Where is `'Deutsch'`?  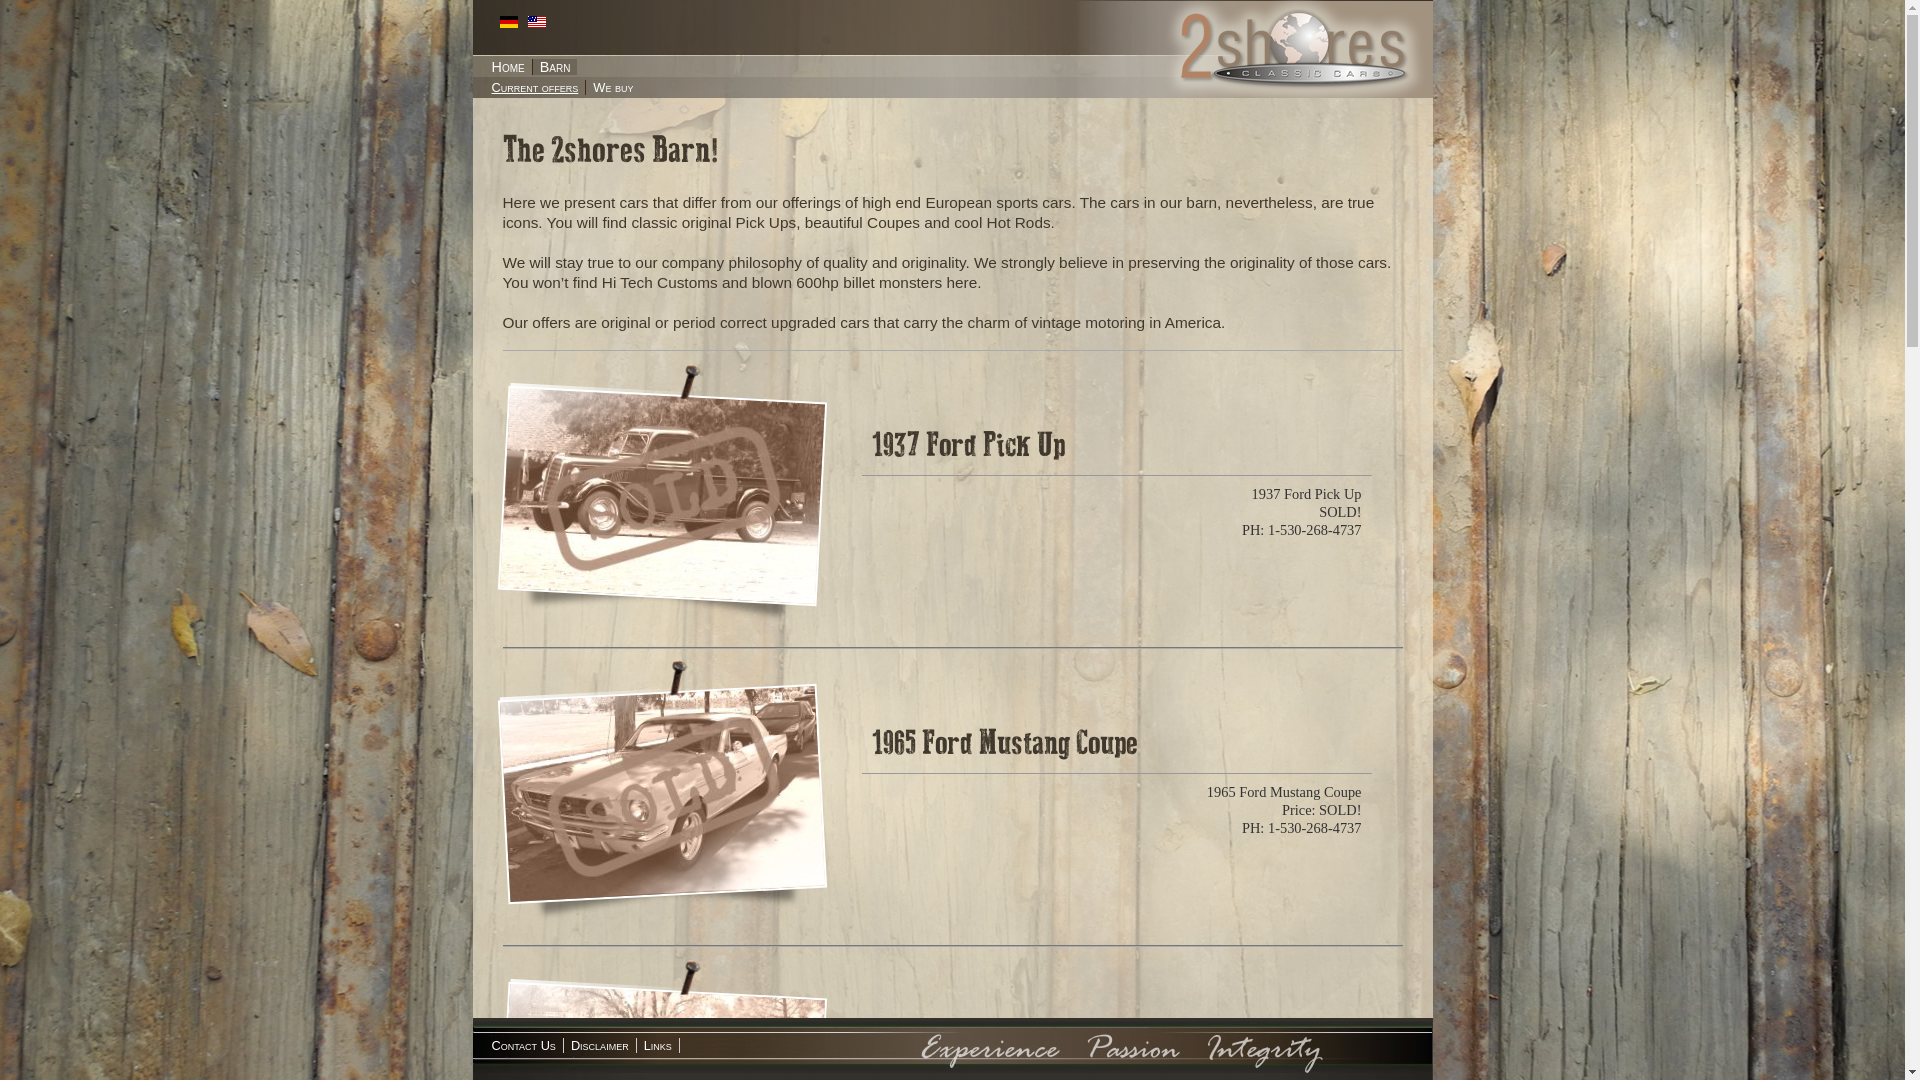
'Deutsch' is located at coordinates (499, 22).